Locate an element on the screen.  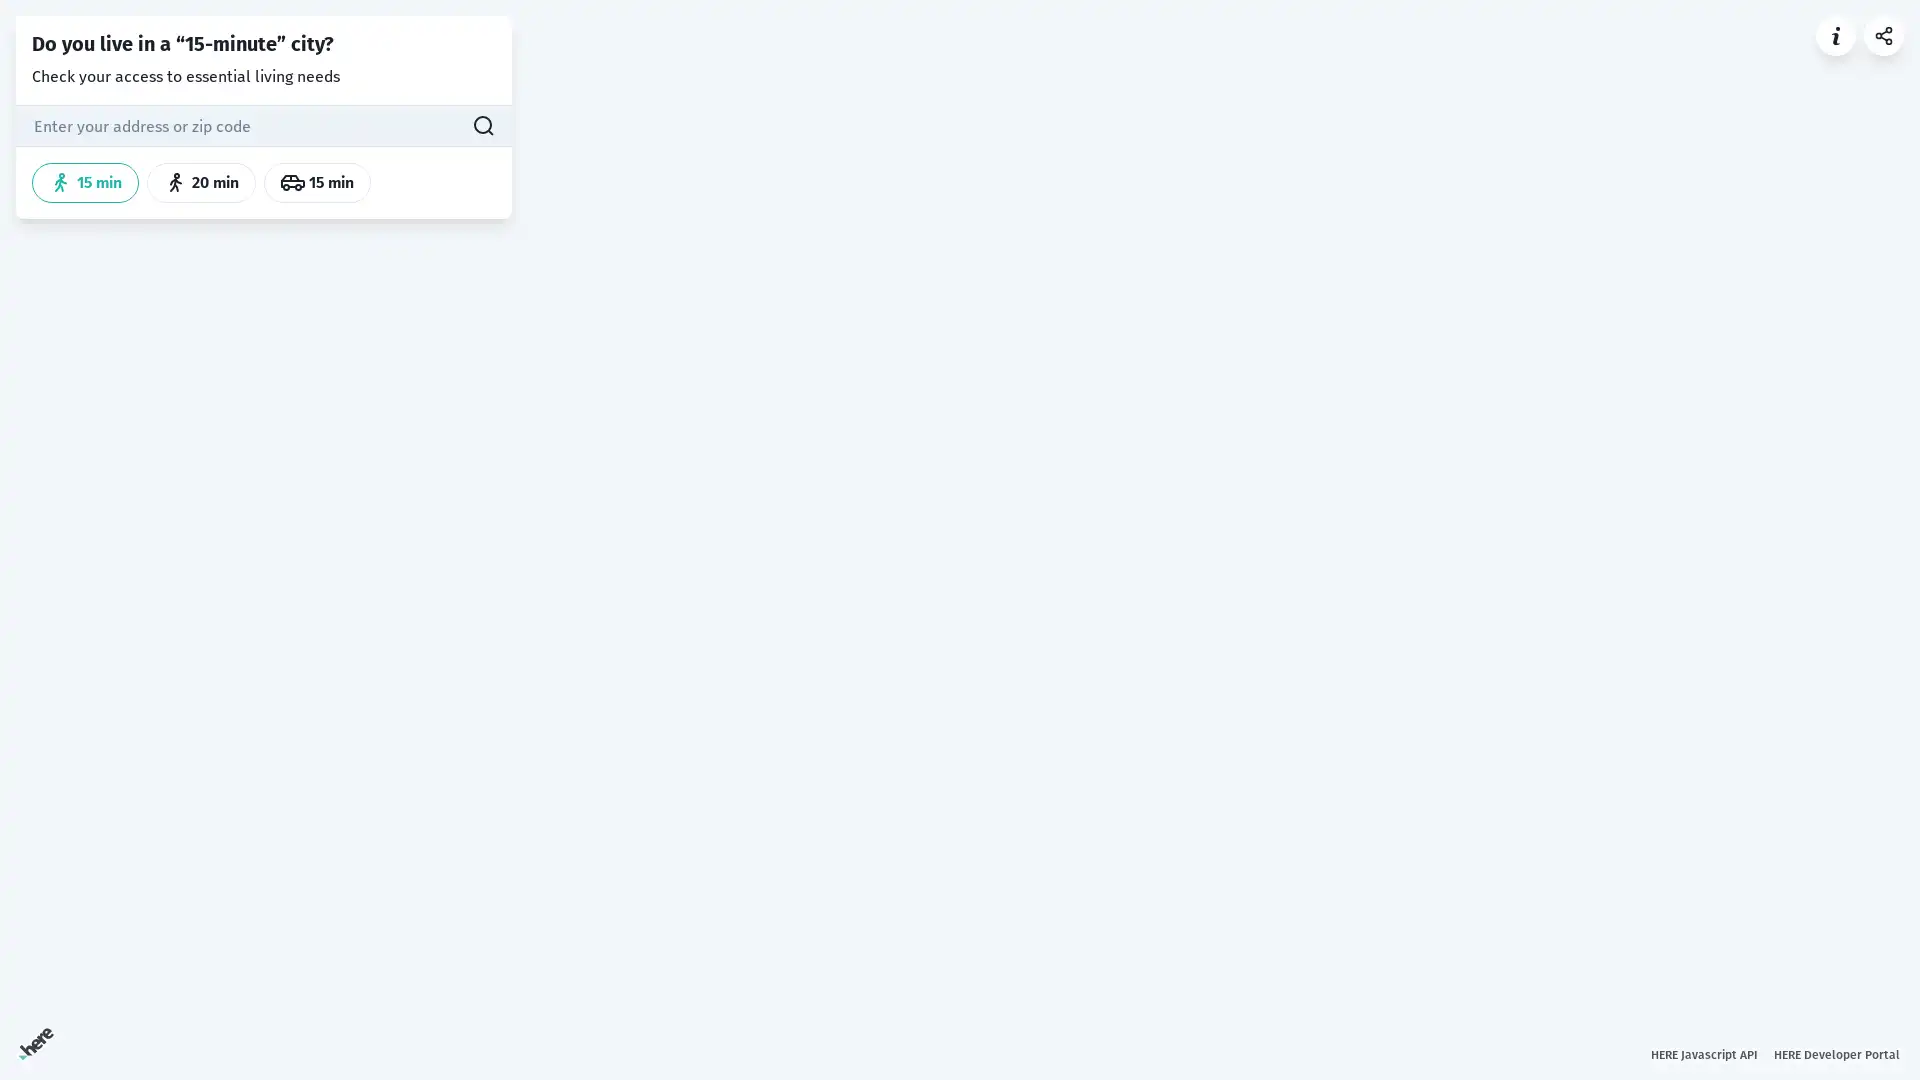
15 min is located at coordinates (84, 182).